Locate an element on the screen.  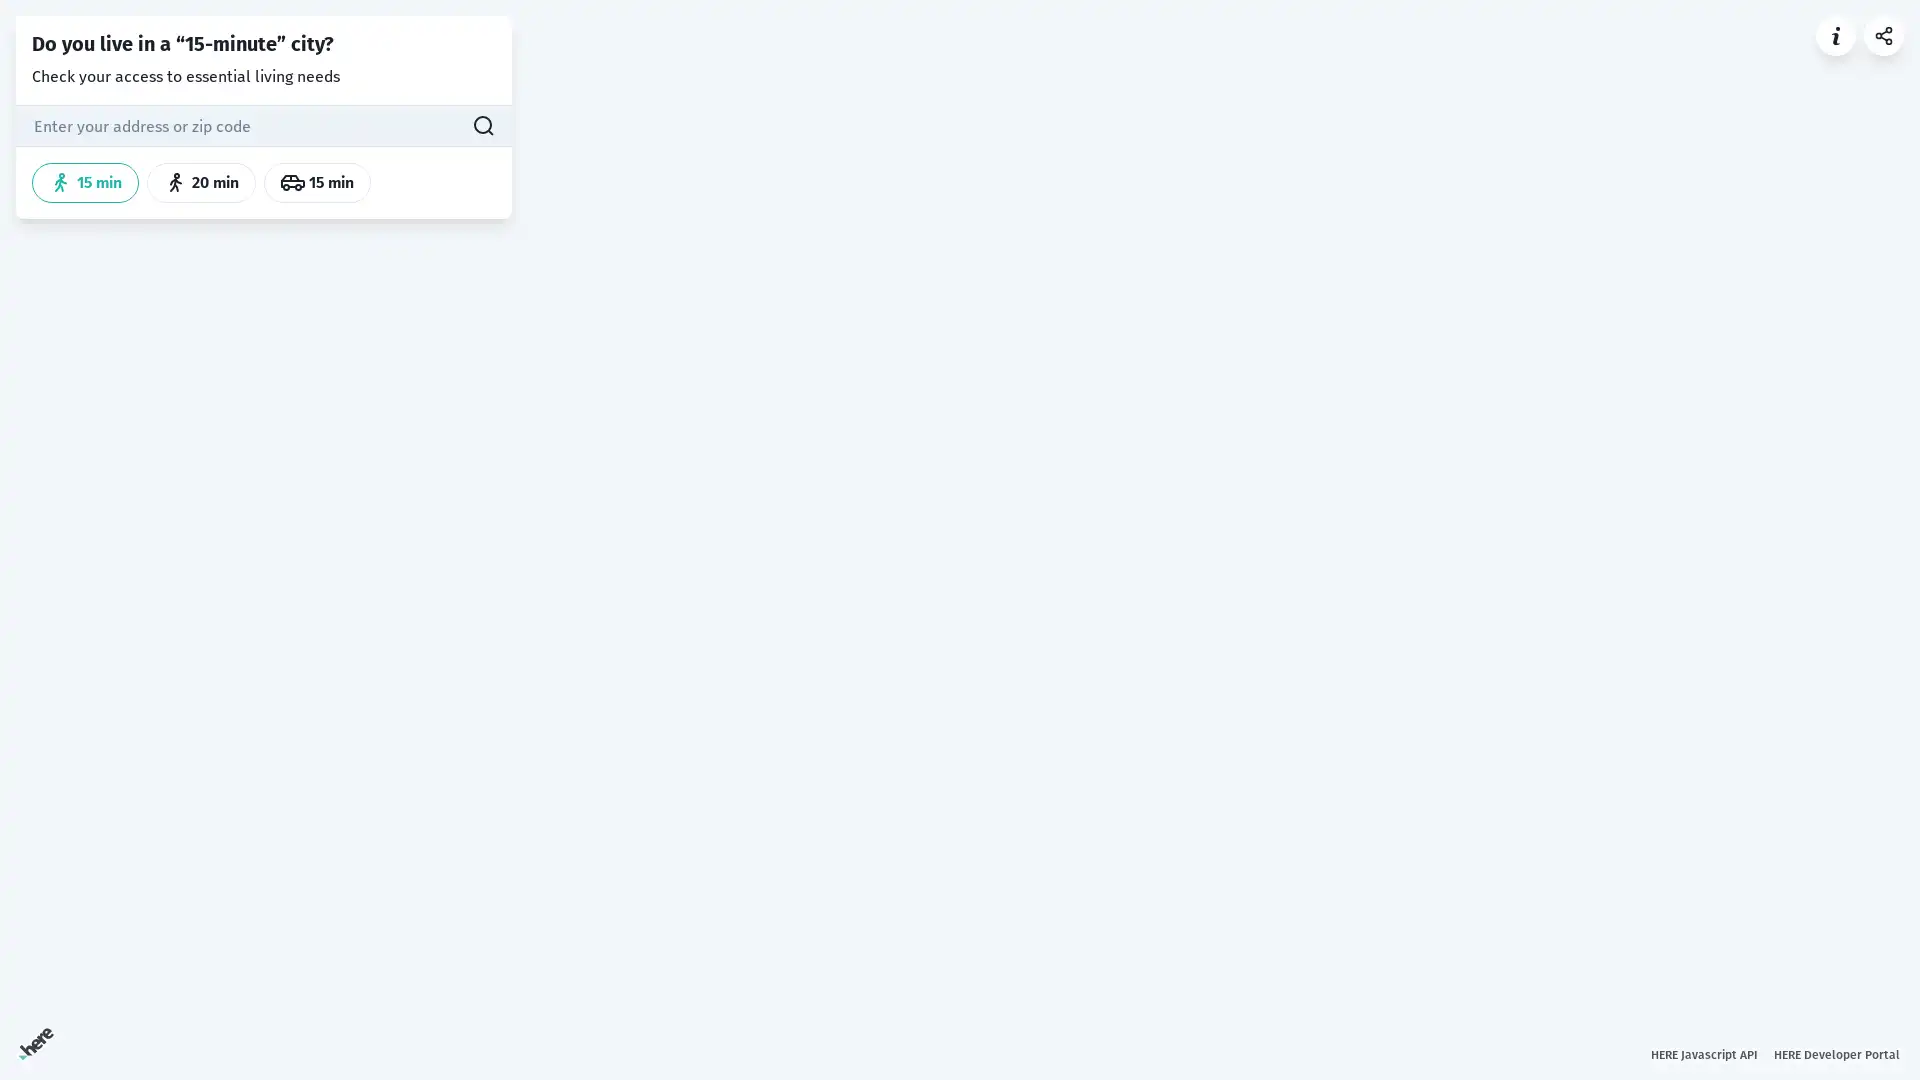
15 min is located at coordinates (84, 182).